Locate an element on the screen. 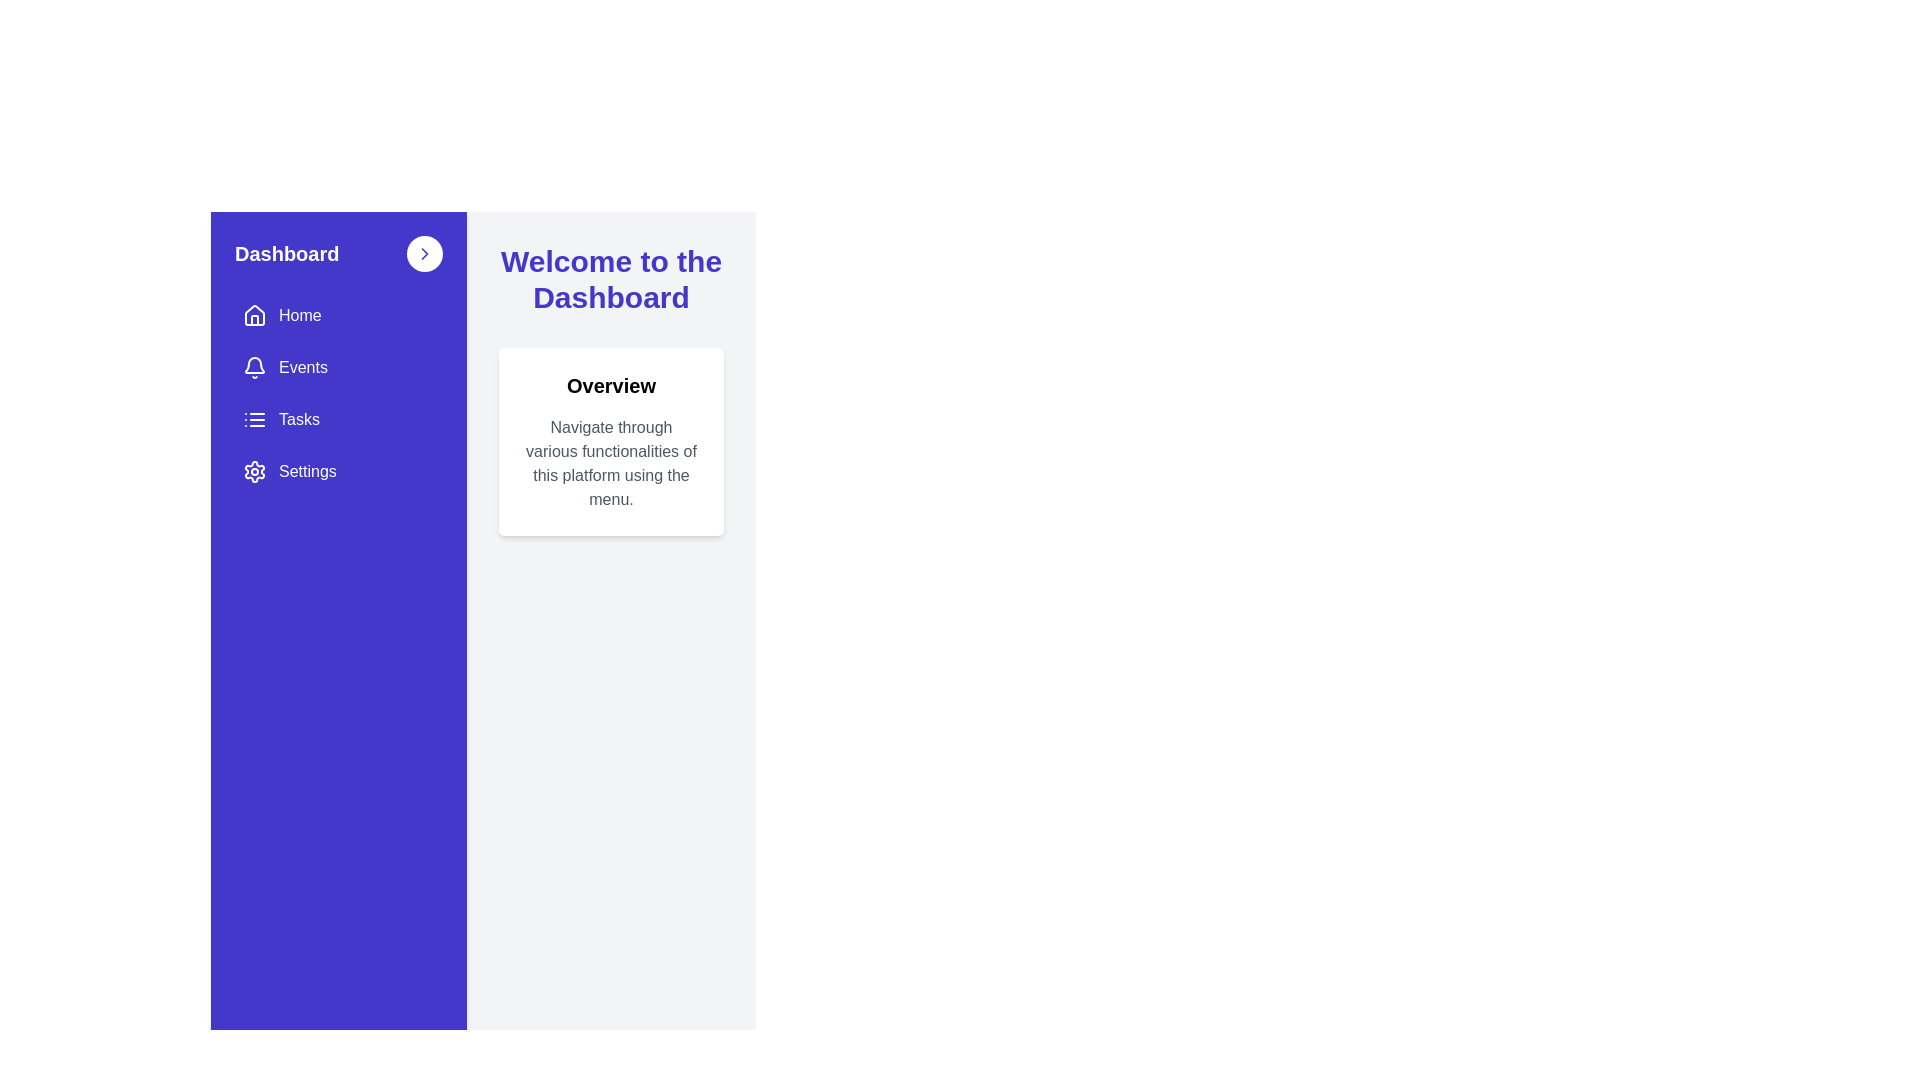 The image size is (1920, 1080). text content of the 'Tasks' label located in the navigation sidebar, positioned below 'Events' and above 'Settings' is located at coordinates (298, 419).